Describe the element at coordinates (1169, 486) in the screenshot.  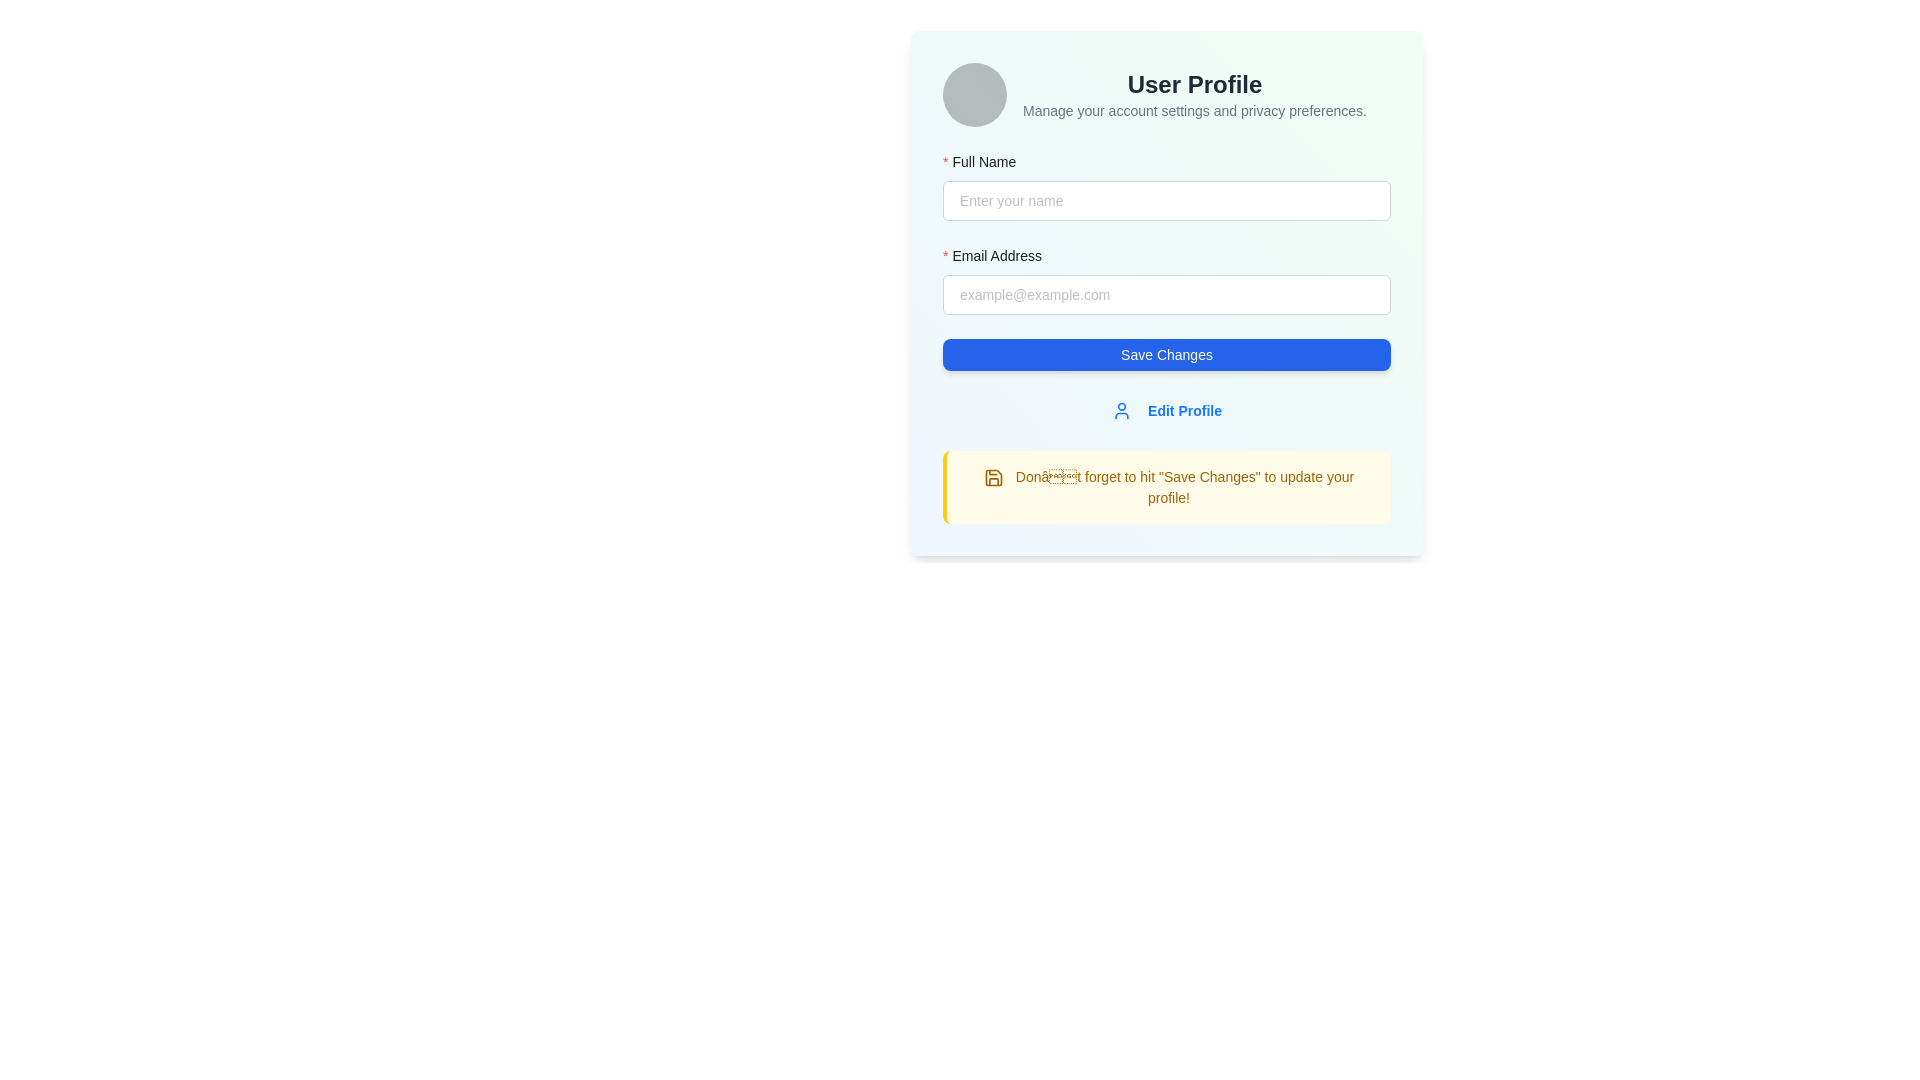
I see `informational message displayed in the yellow-colored text component that instructs users to 'Don’t forget to hit "Save Changes" to update your profile!'` at that location.